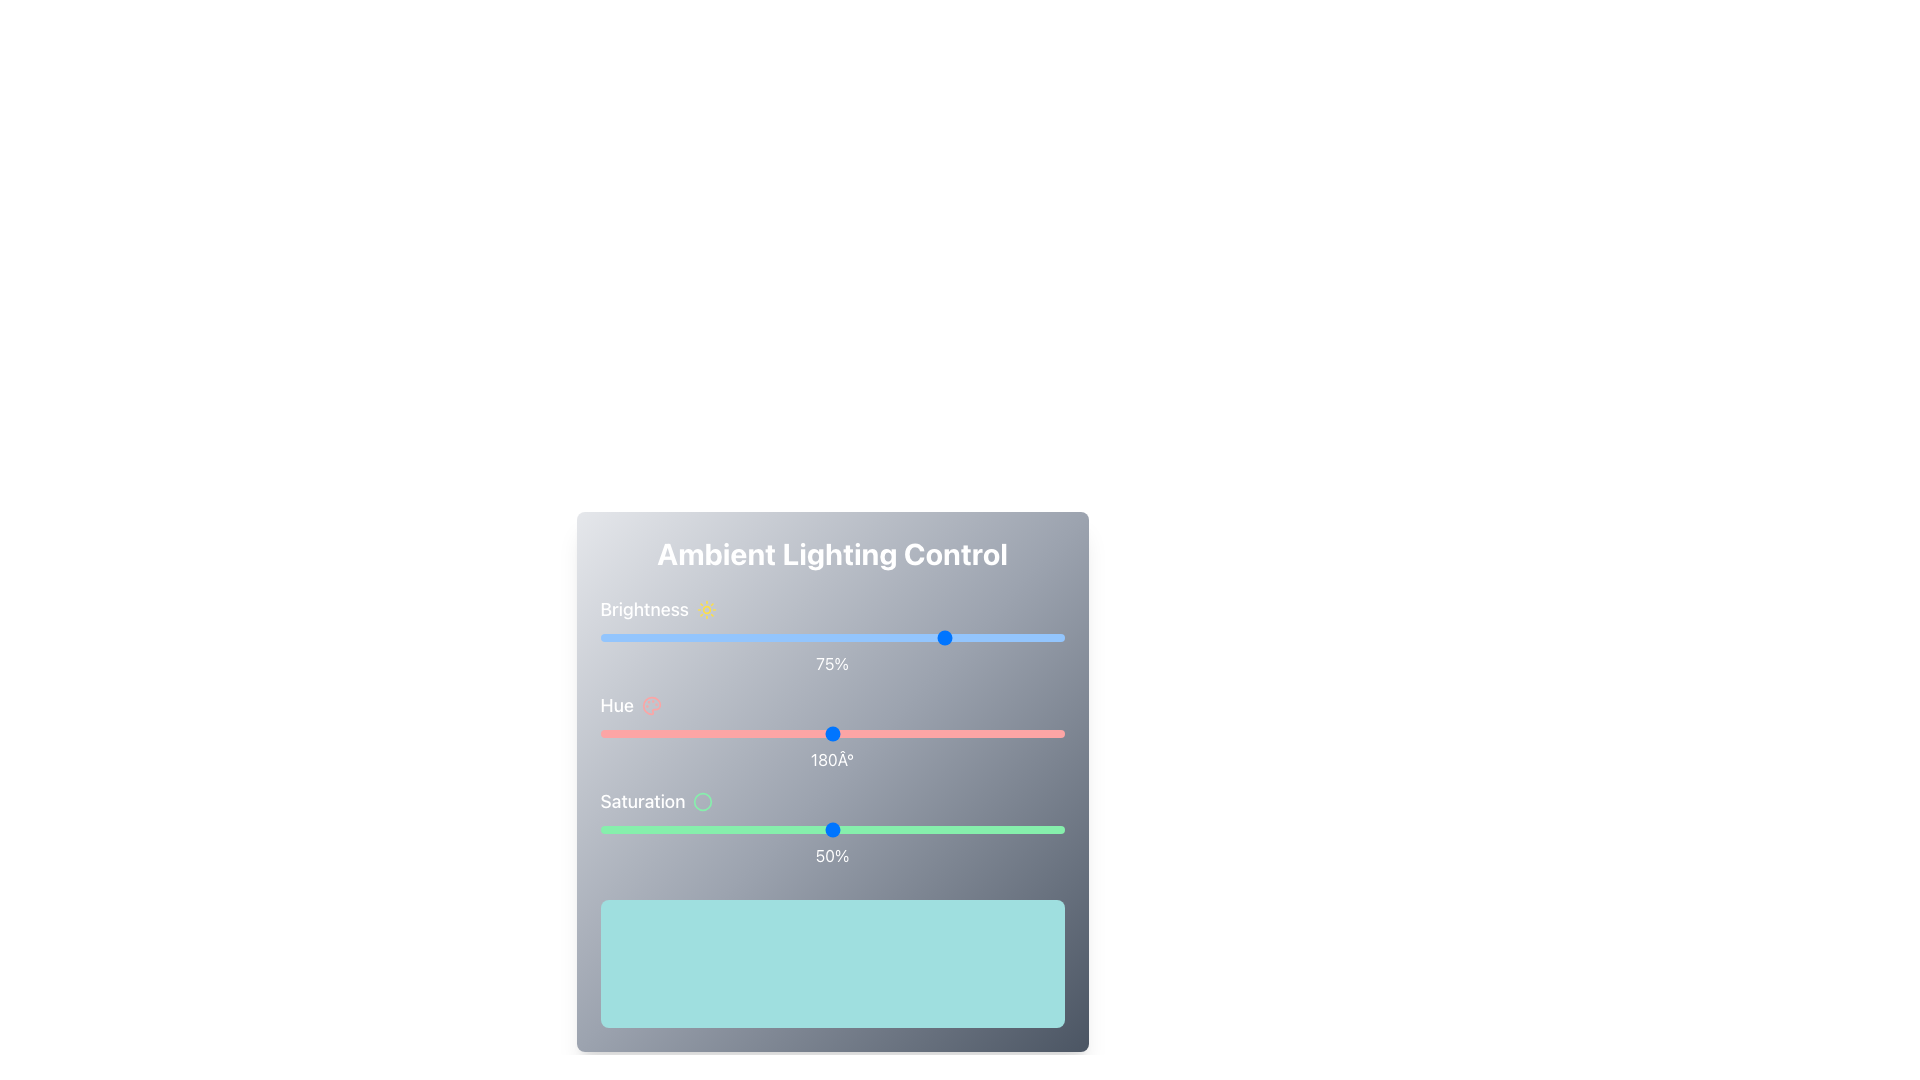 The width and height of the screenshot is (1920, 1080). What do you see at coordinates (947, 829) in the screenshot?
I see `saturation` at bounding box center [947, 829].